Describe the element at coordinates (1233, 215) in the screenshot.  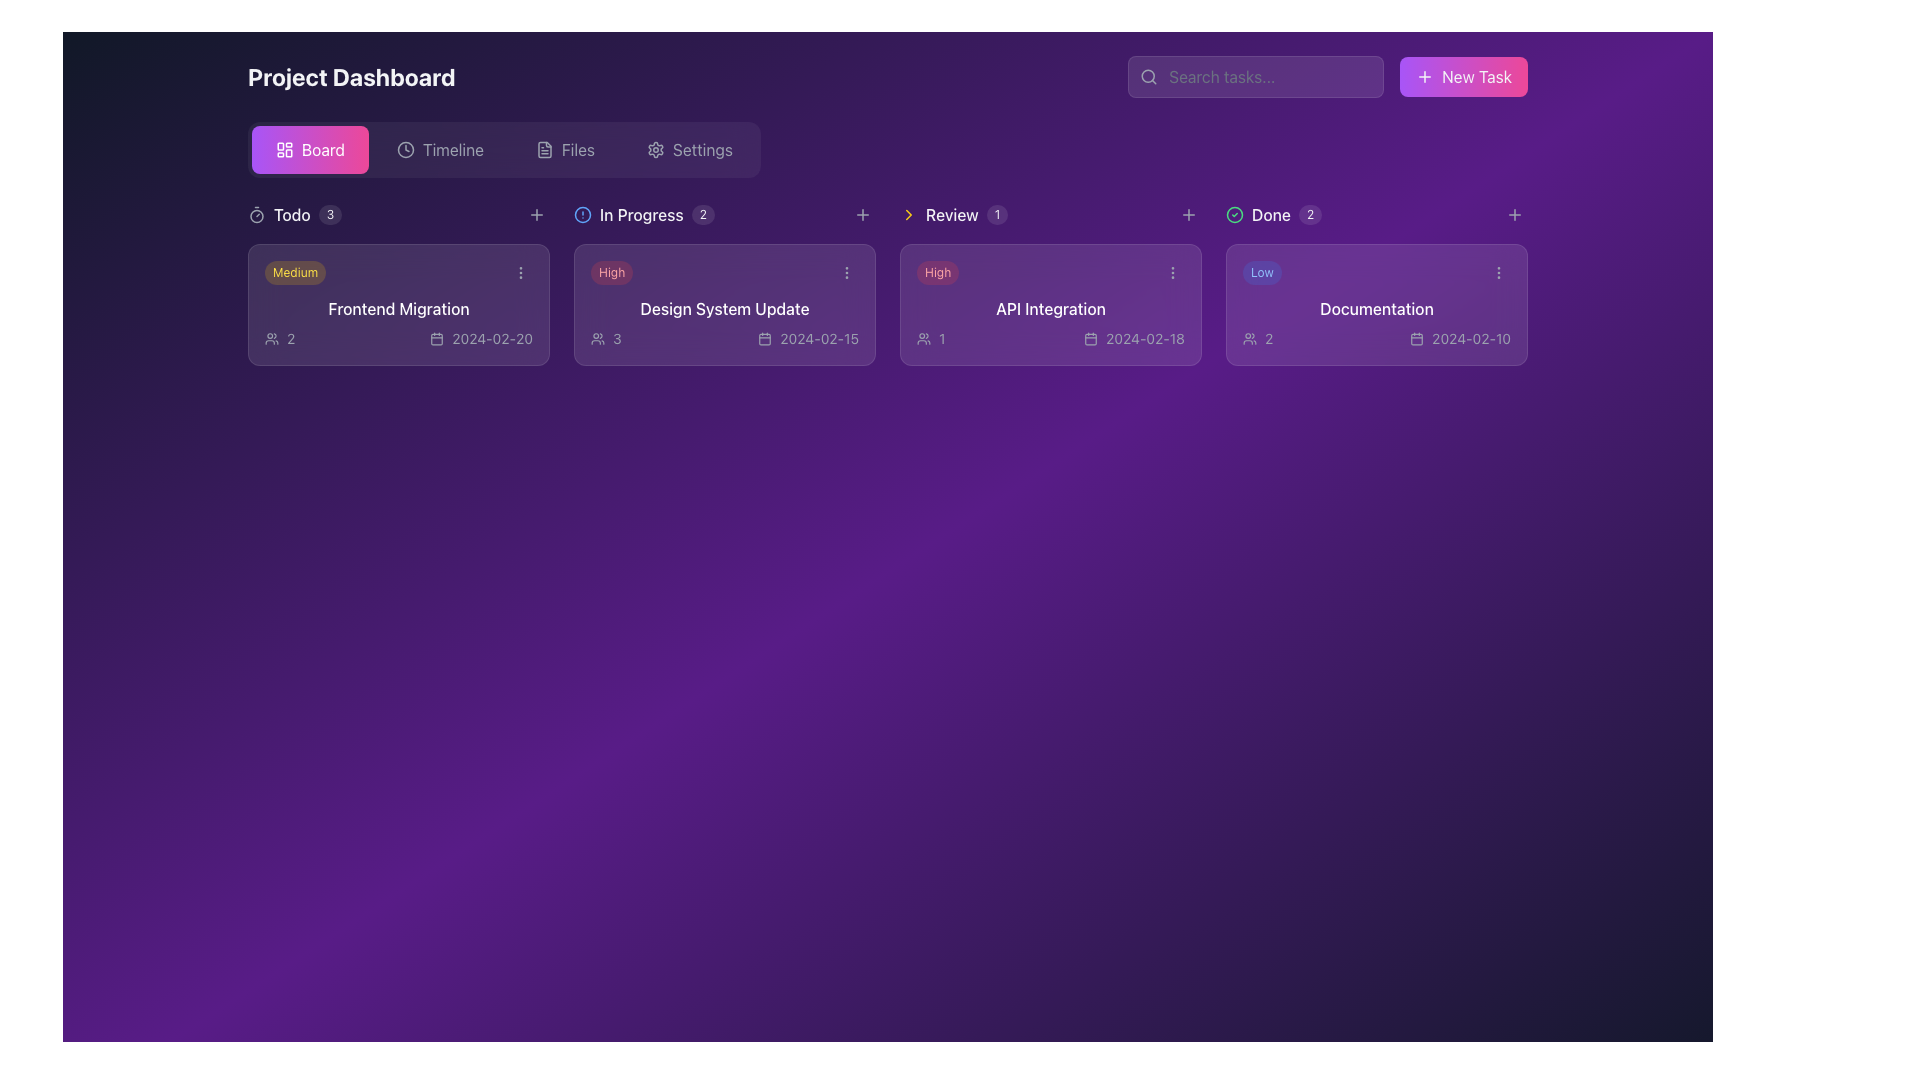
I see `the Circle shape representing the 'Done' category status, which is part of an icon indicating completed tasks, by clicking on it` at that location.